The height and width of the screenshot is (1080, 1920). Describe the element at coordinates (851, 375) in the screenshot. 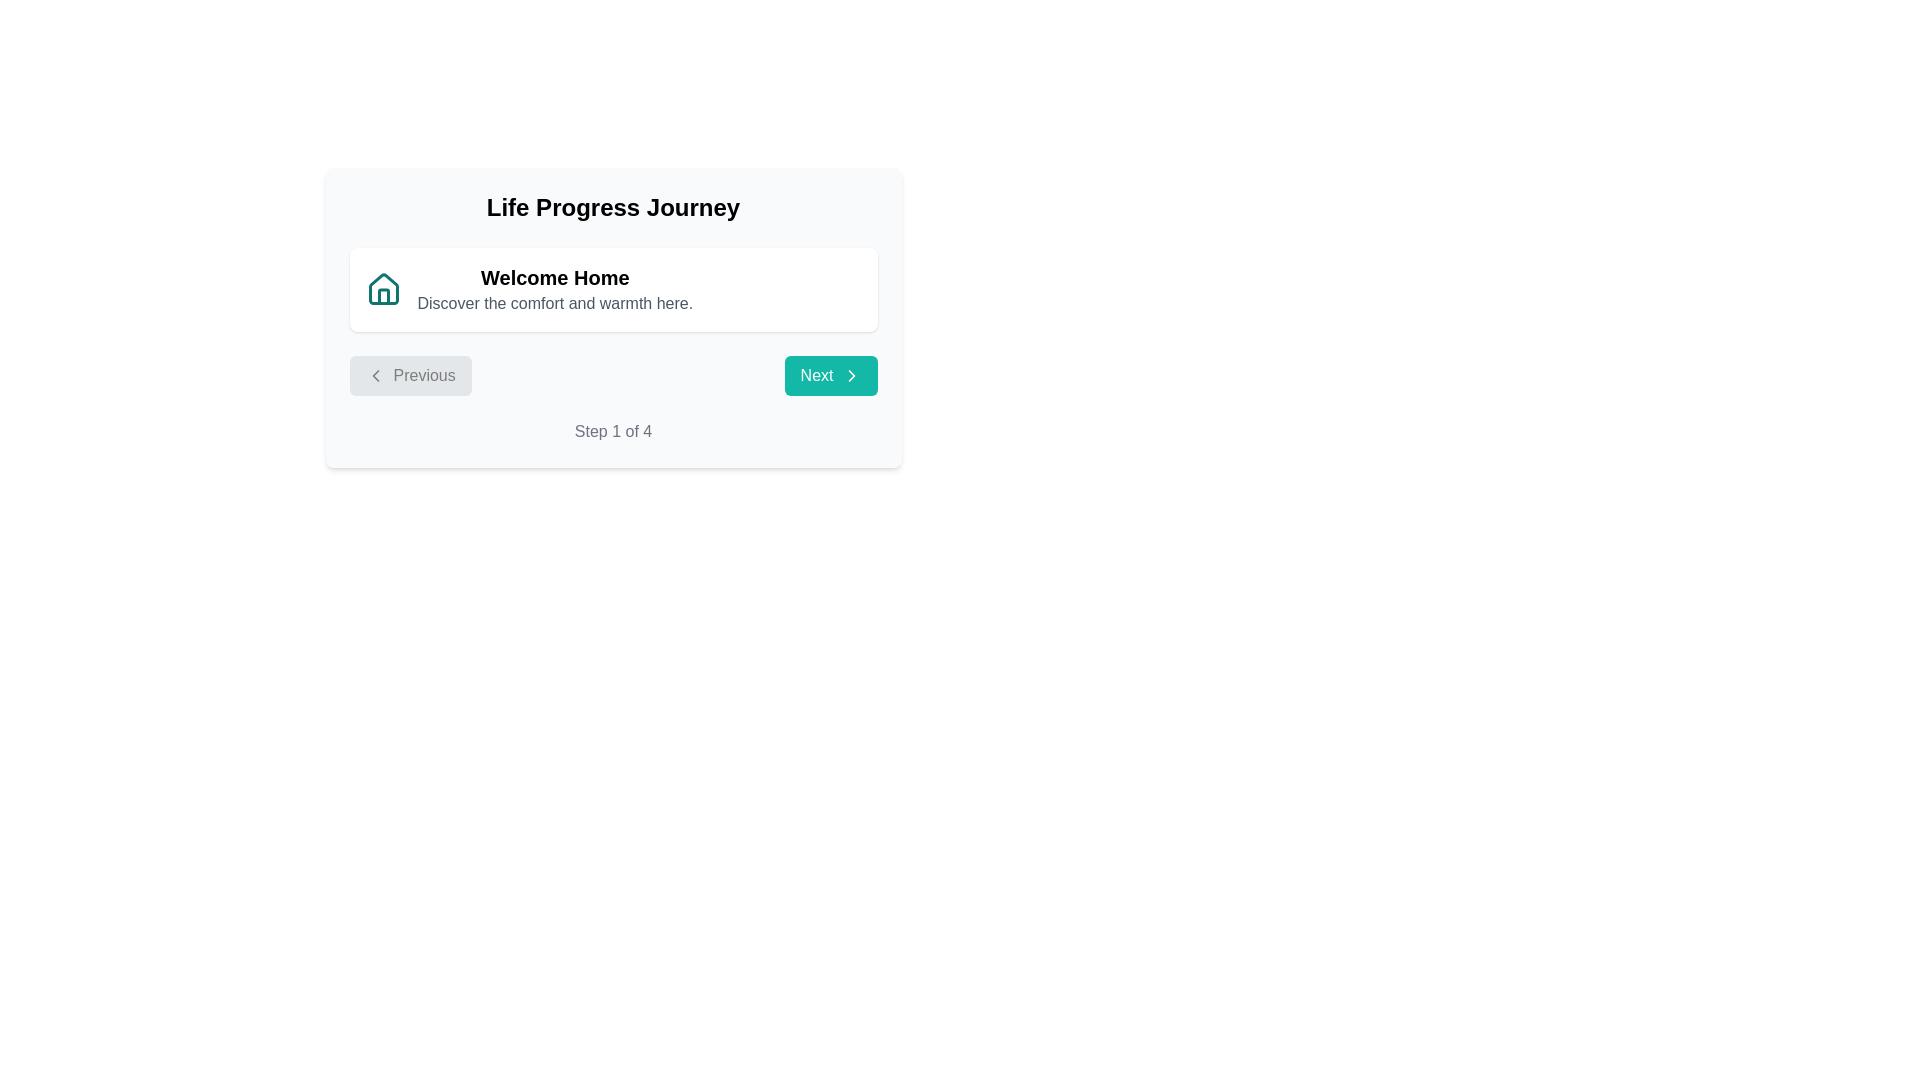

I see `the right-pointing chevron arrow icon located at the rightmost side of the 'Next' button on the bottom-right area of the card-like interface` at that location.